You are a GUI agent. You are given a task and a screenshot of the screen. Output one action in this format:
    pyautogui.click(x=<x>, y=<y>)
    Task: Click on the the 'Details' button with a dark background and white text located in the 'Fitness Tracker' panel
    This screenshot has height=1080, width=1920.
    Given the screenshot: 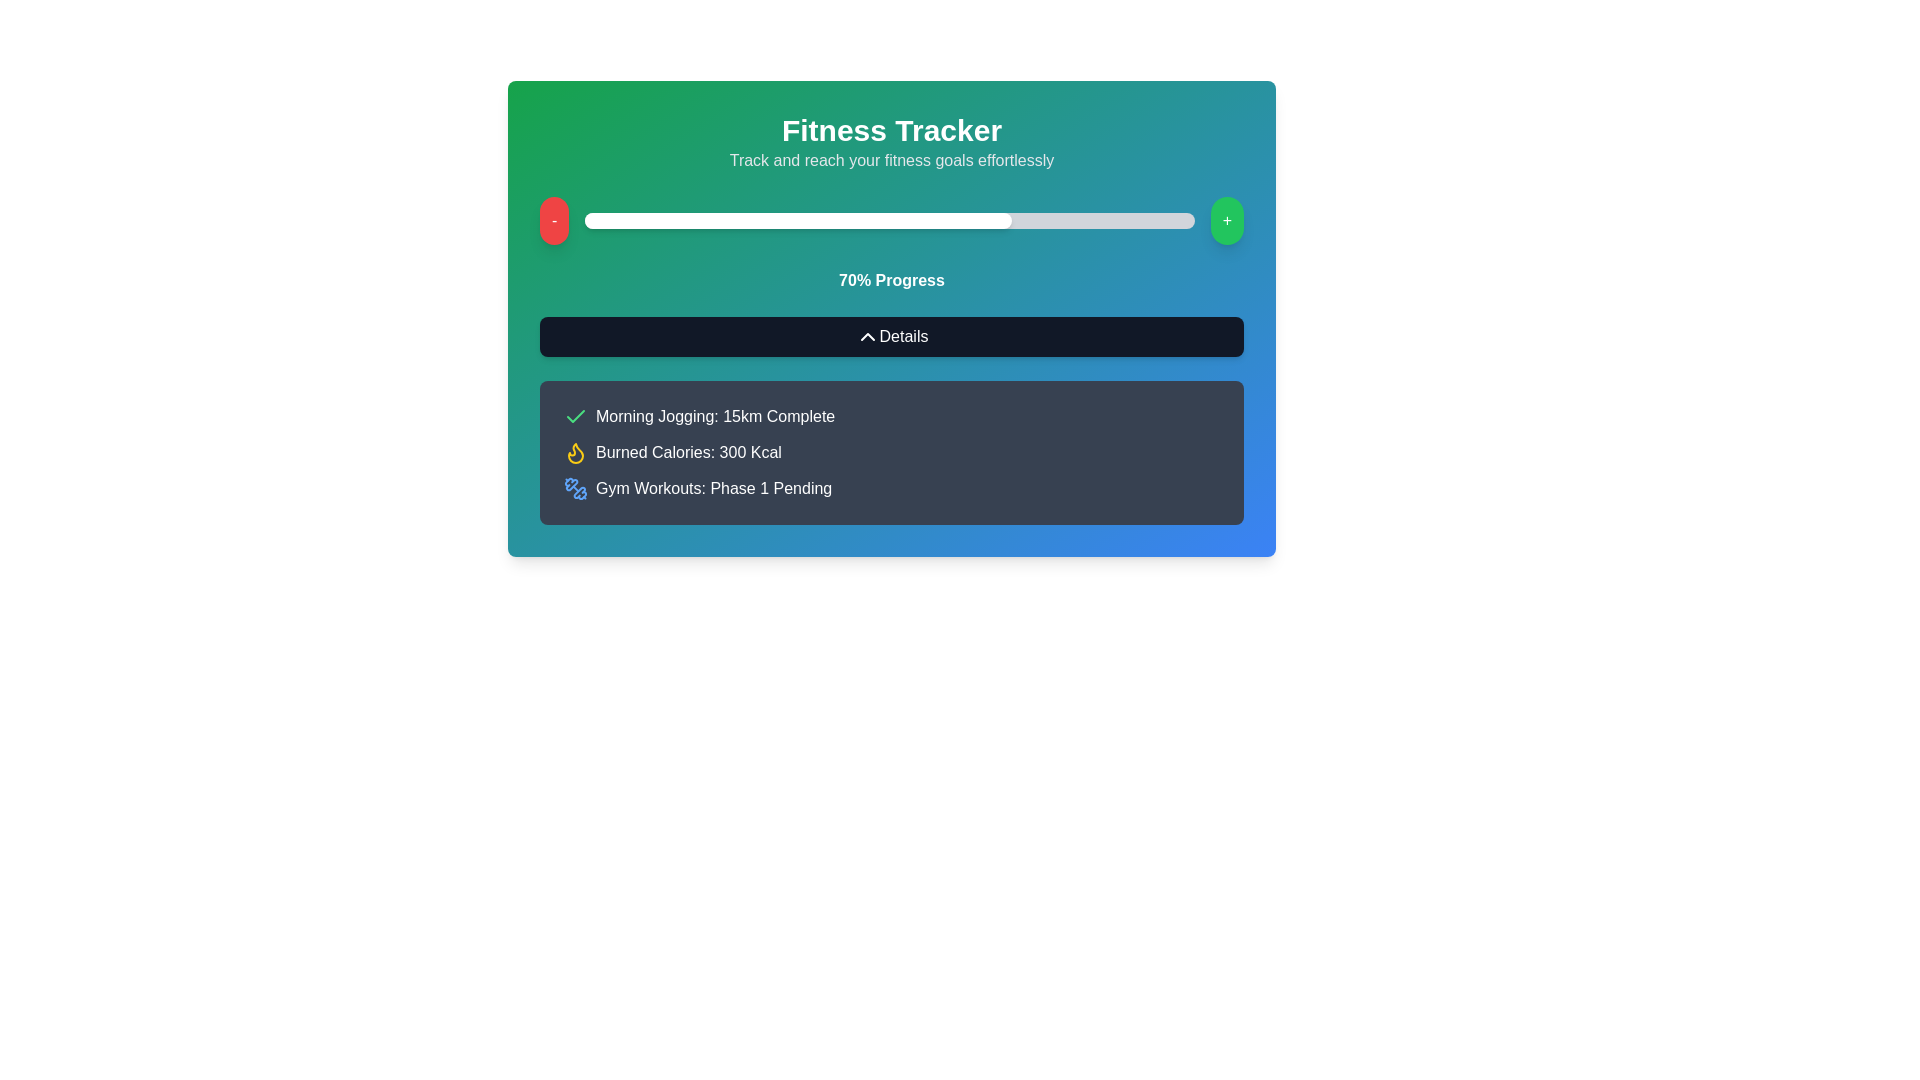 What is the action you would take?
    pyautogui.click(x=891, y=335)
    